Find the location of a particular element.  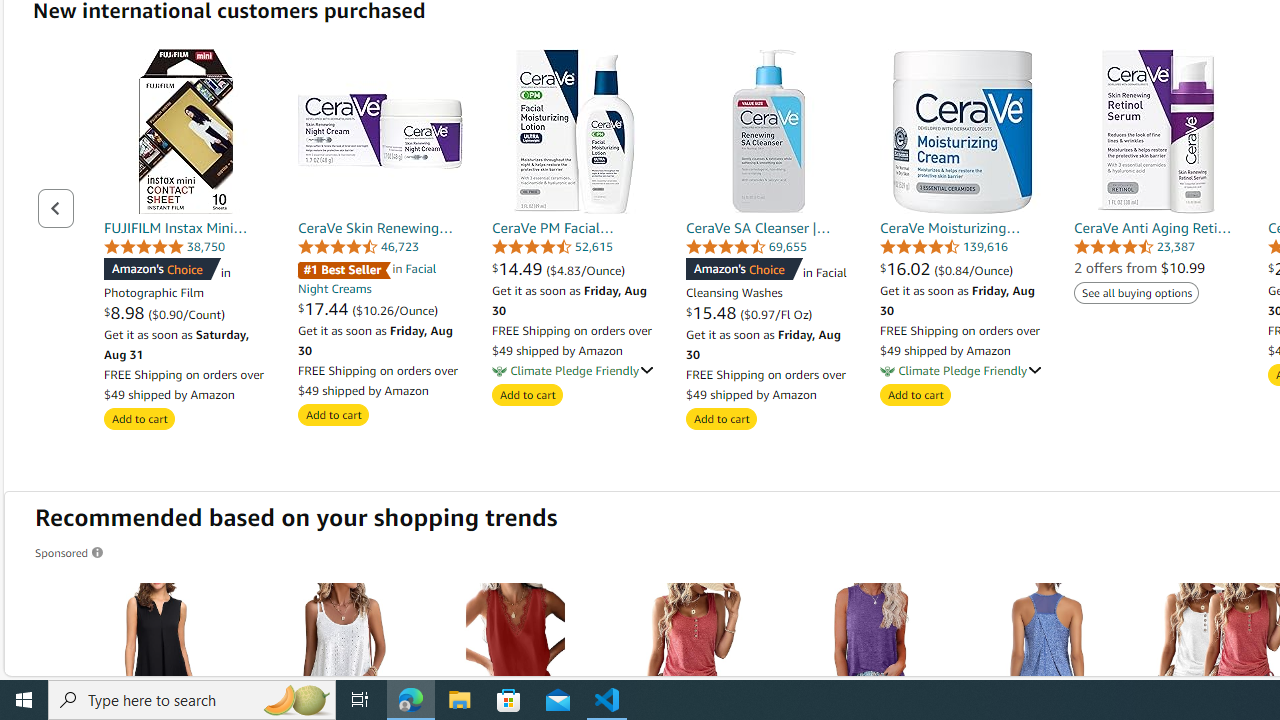

'($4.83/Ounce)' is located at coordinates (585, 270).